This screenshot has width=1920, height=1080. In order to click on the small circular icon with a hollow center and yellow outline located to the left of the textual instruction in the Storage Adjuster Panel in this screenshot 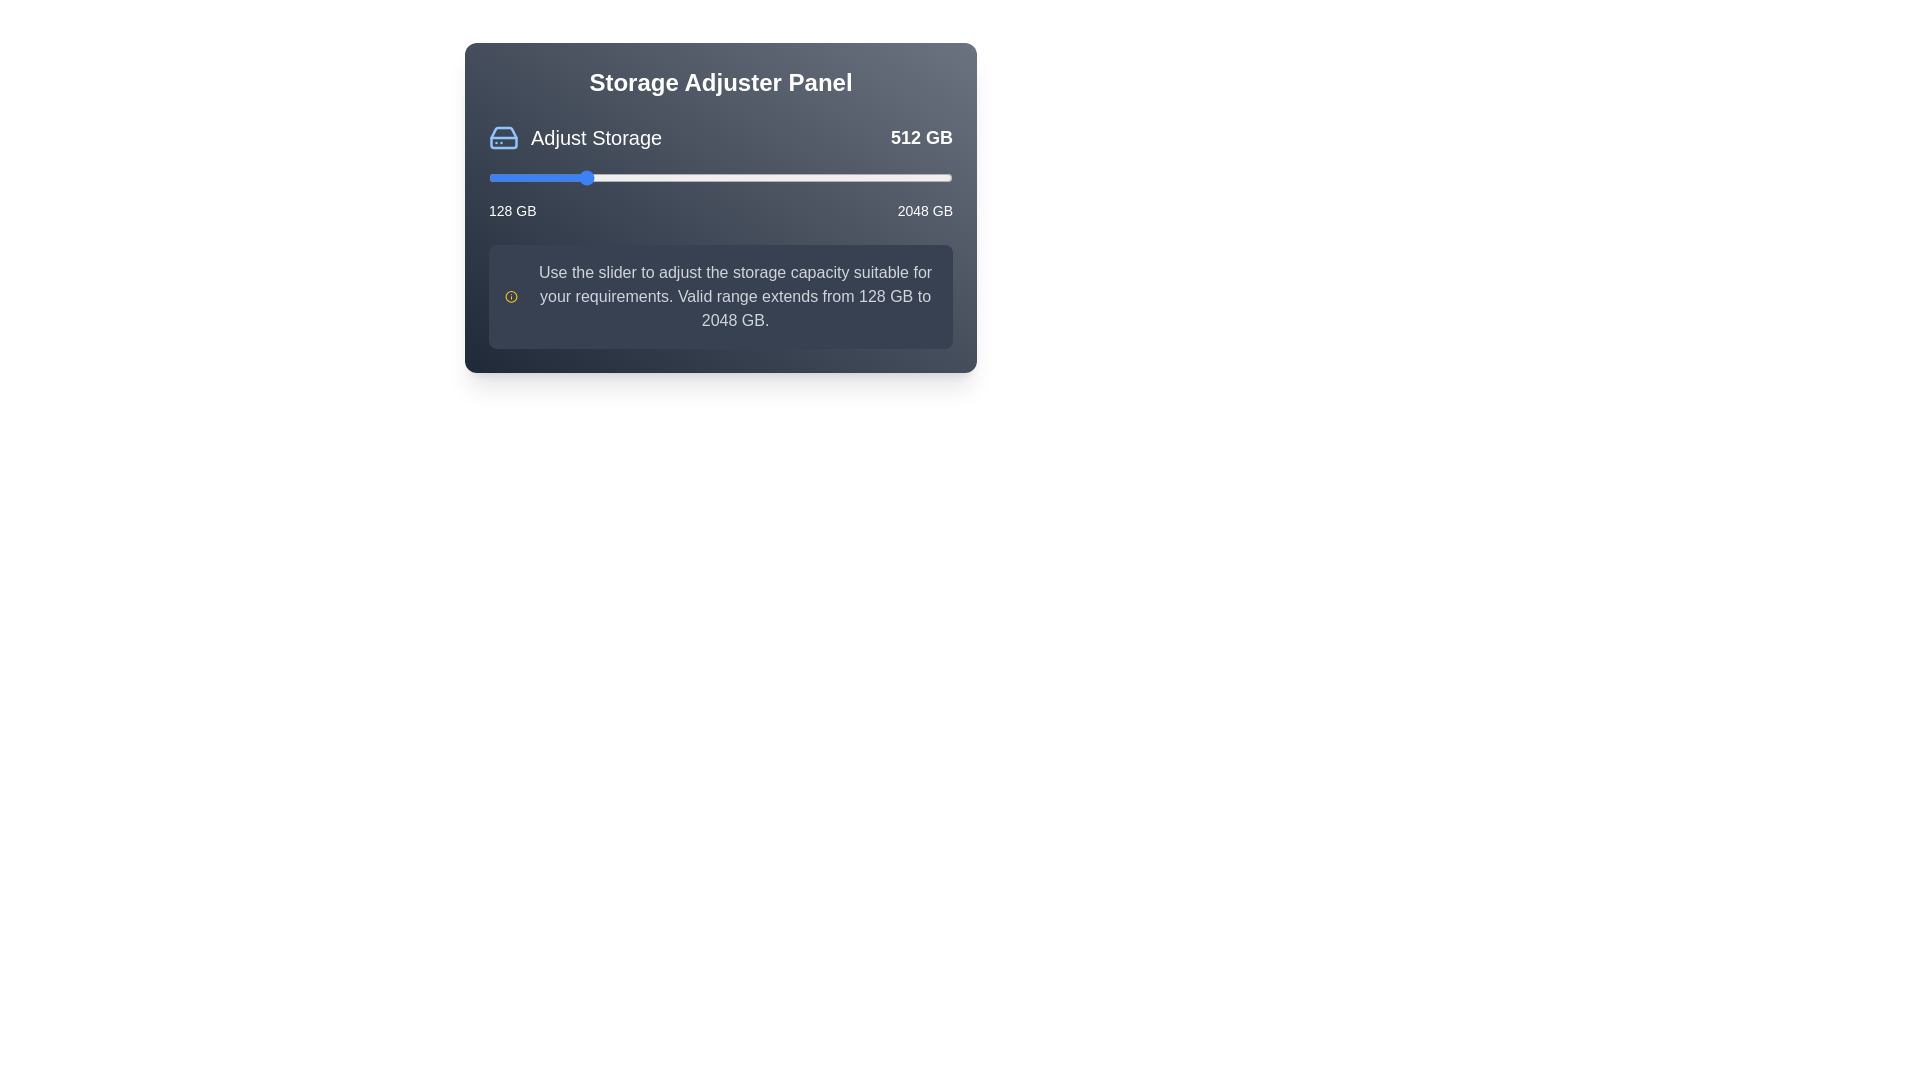, I will do `click(511, 297)`.